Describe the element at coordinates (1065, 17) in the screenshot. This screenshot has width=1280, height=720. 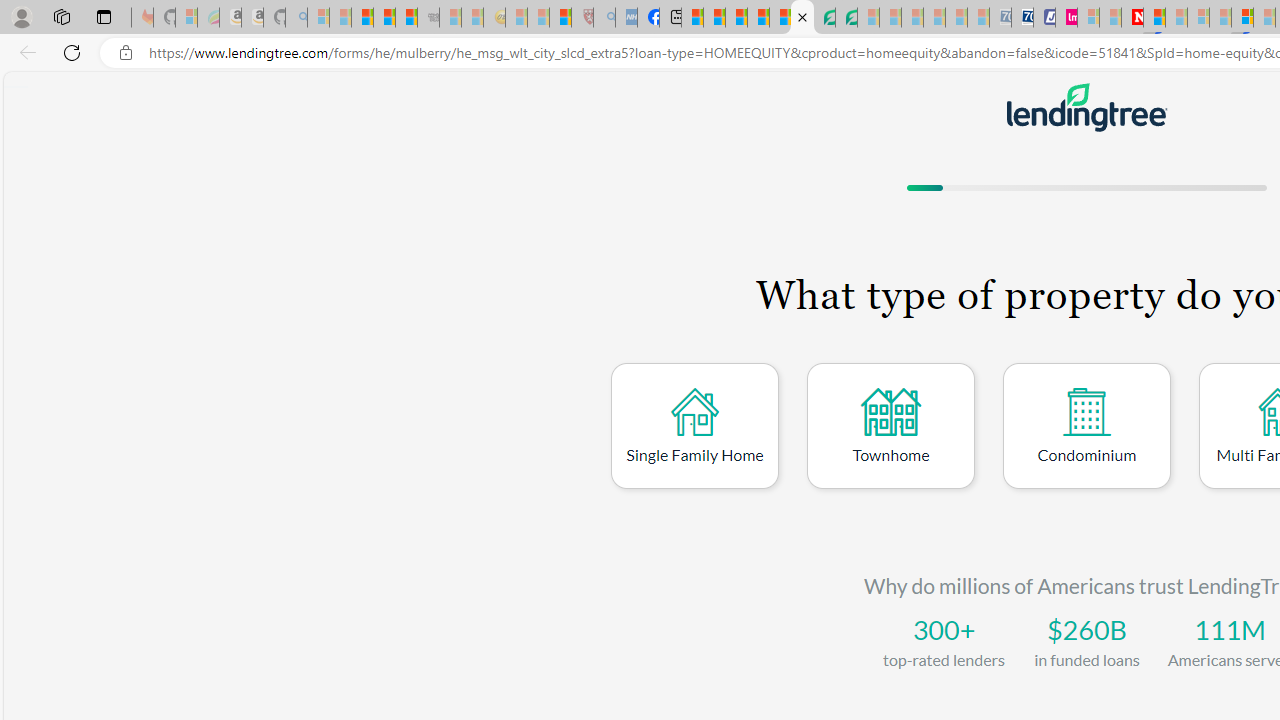
I see `'Jobs - lastminute.com Investor Portal'` at that location.